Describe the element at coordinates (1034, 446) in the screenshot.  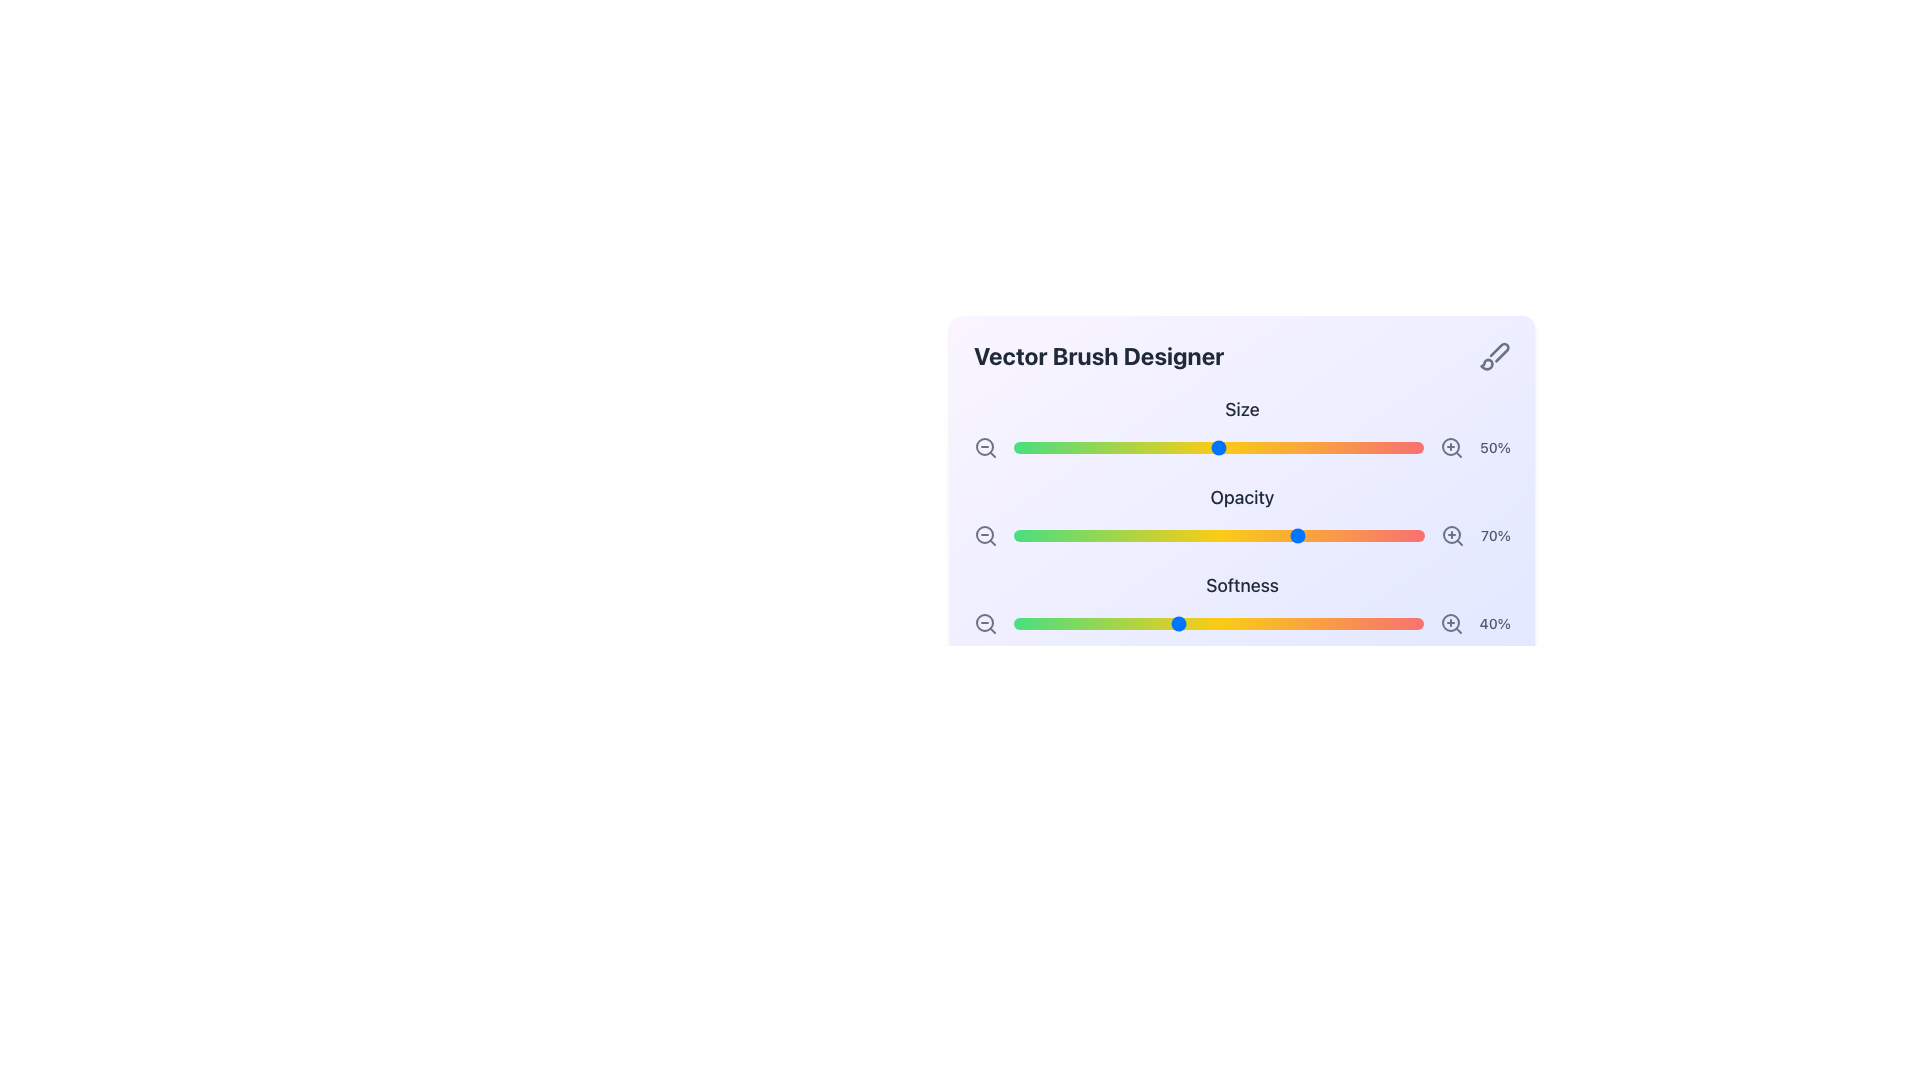
I see `the slider value` at that location.